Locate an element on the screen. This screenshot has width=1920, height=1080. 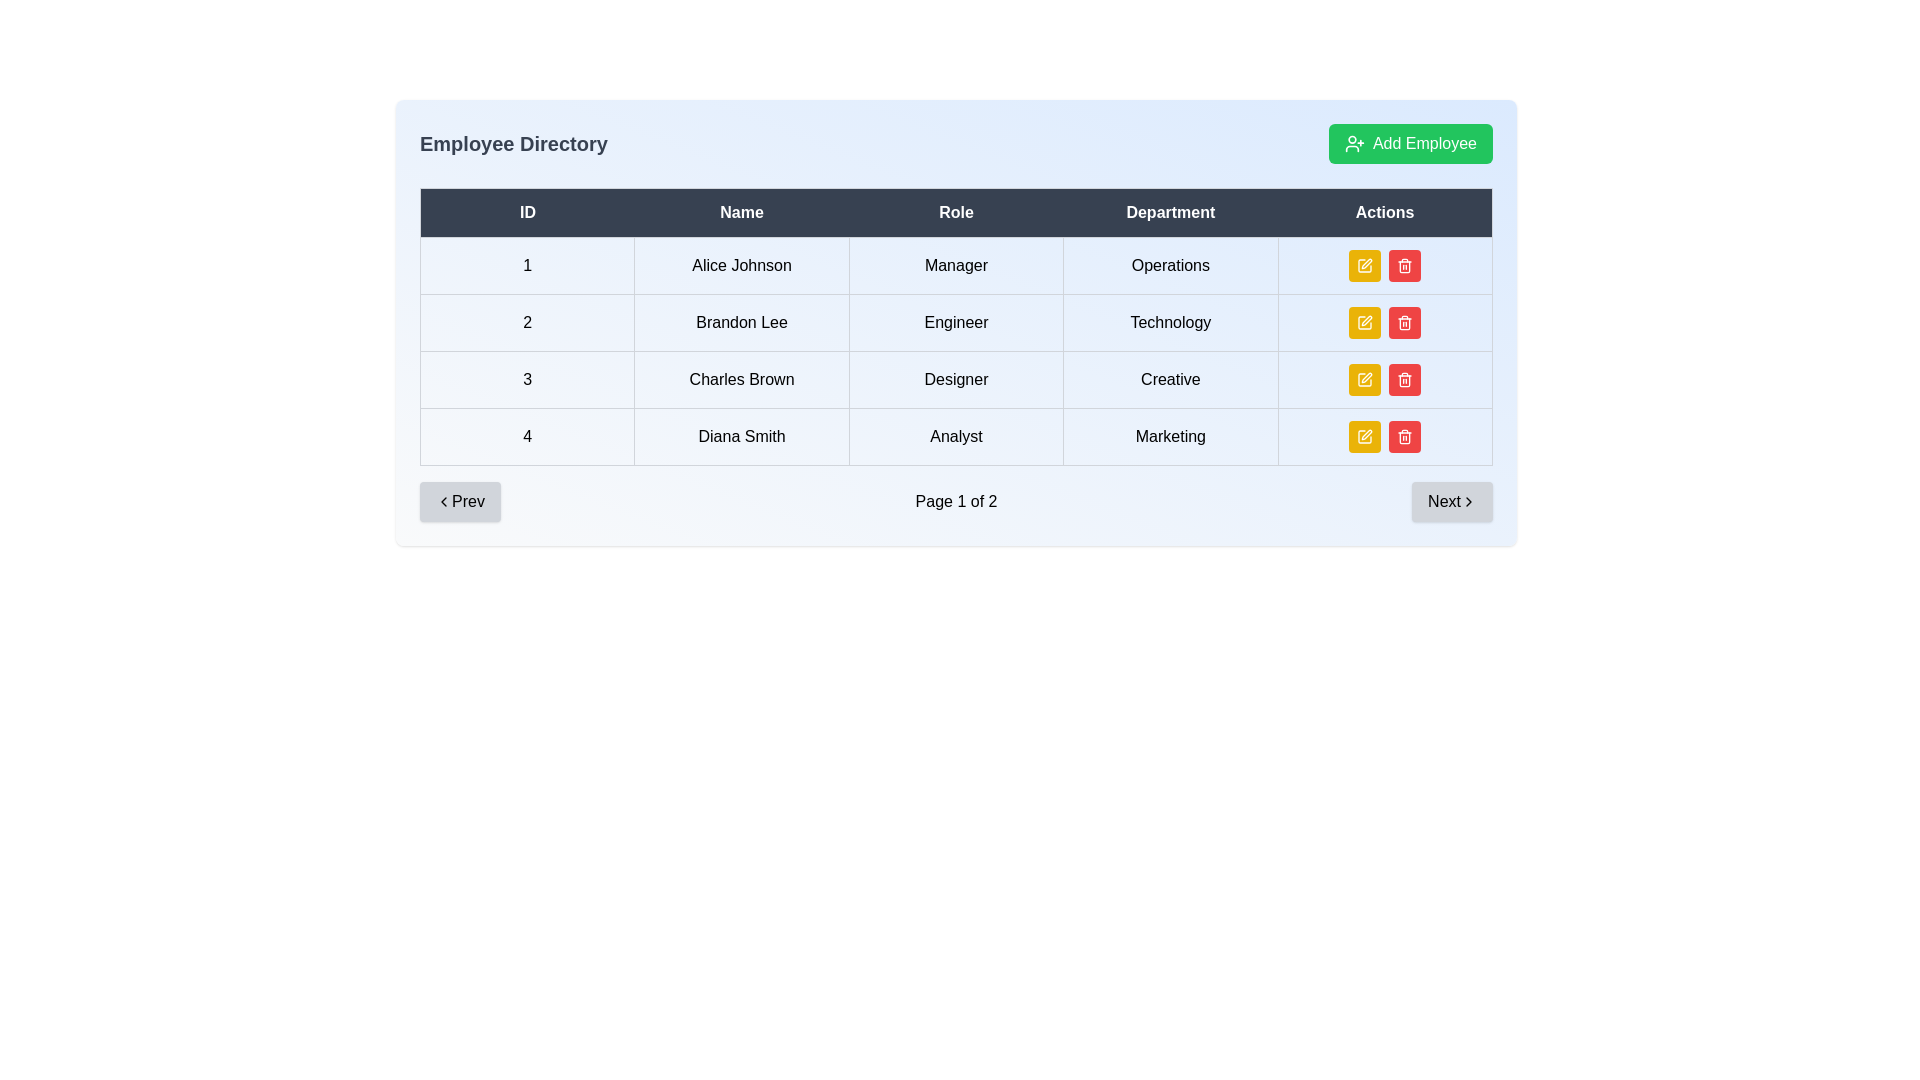
the numeral '4' displayed in bold style within the lightly shaded cell in the ID column of the fourth row, corresponding to Diana Smith is located at coordinates (527, 435).